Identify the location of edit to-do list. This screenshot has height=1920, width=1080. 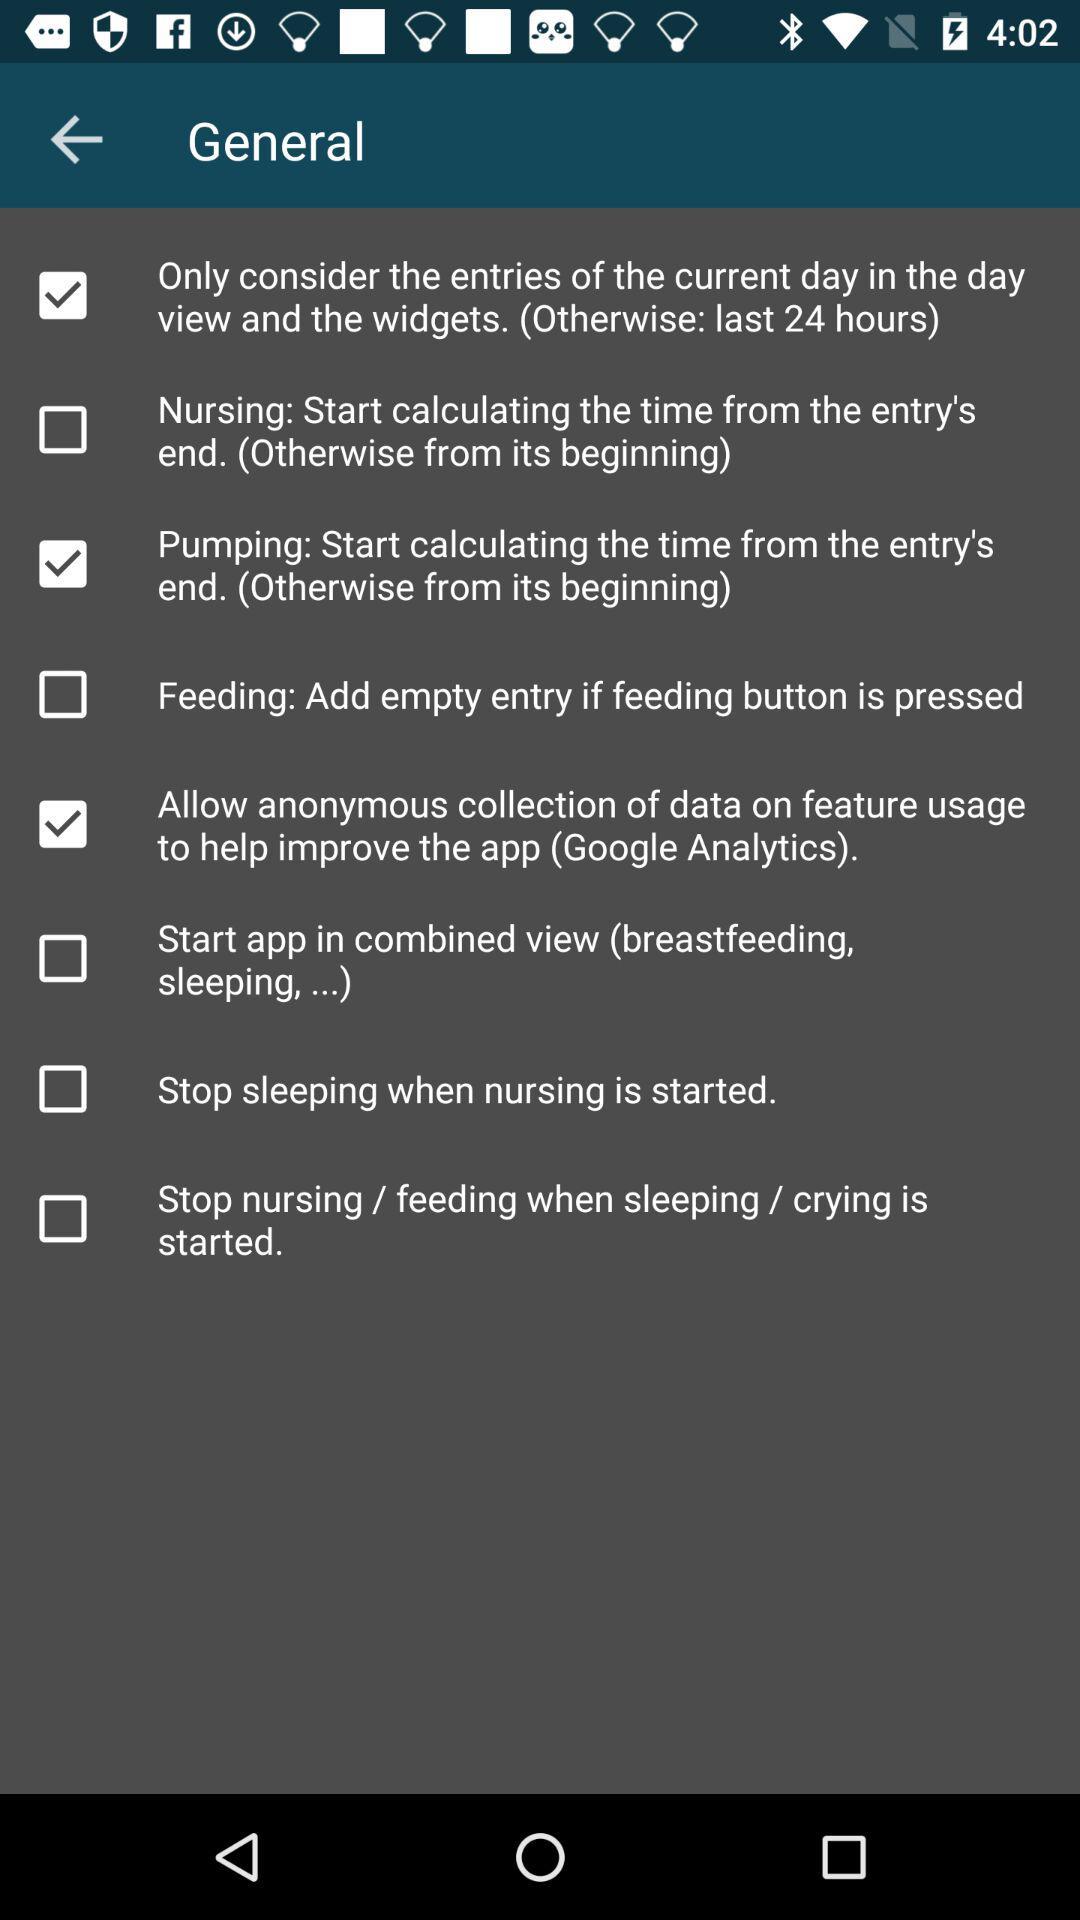
(61, 1217).